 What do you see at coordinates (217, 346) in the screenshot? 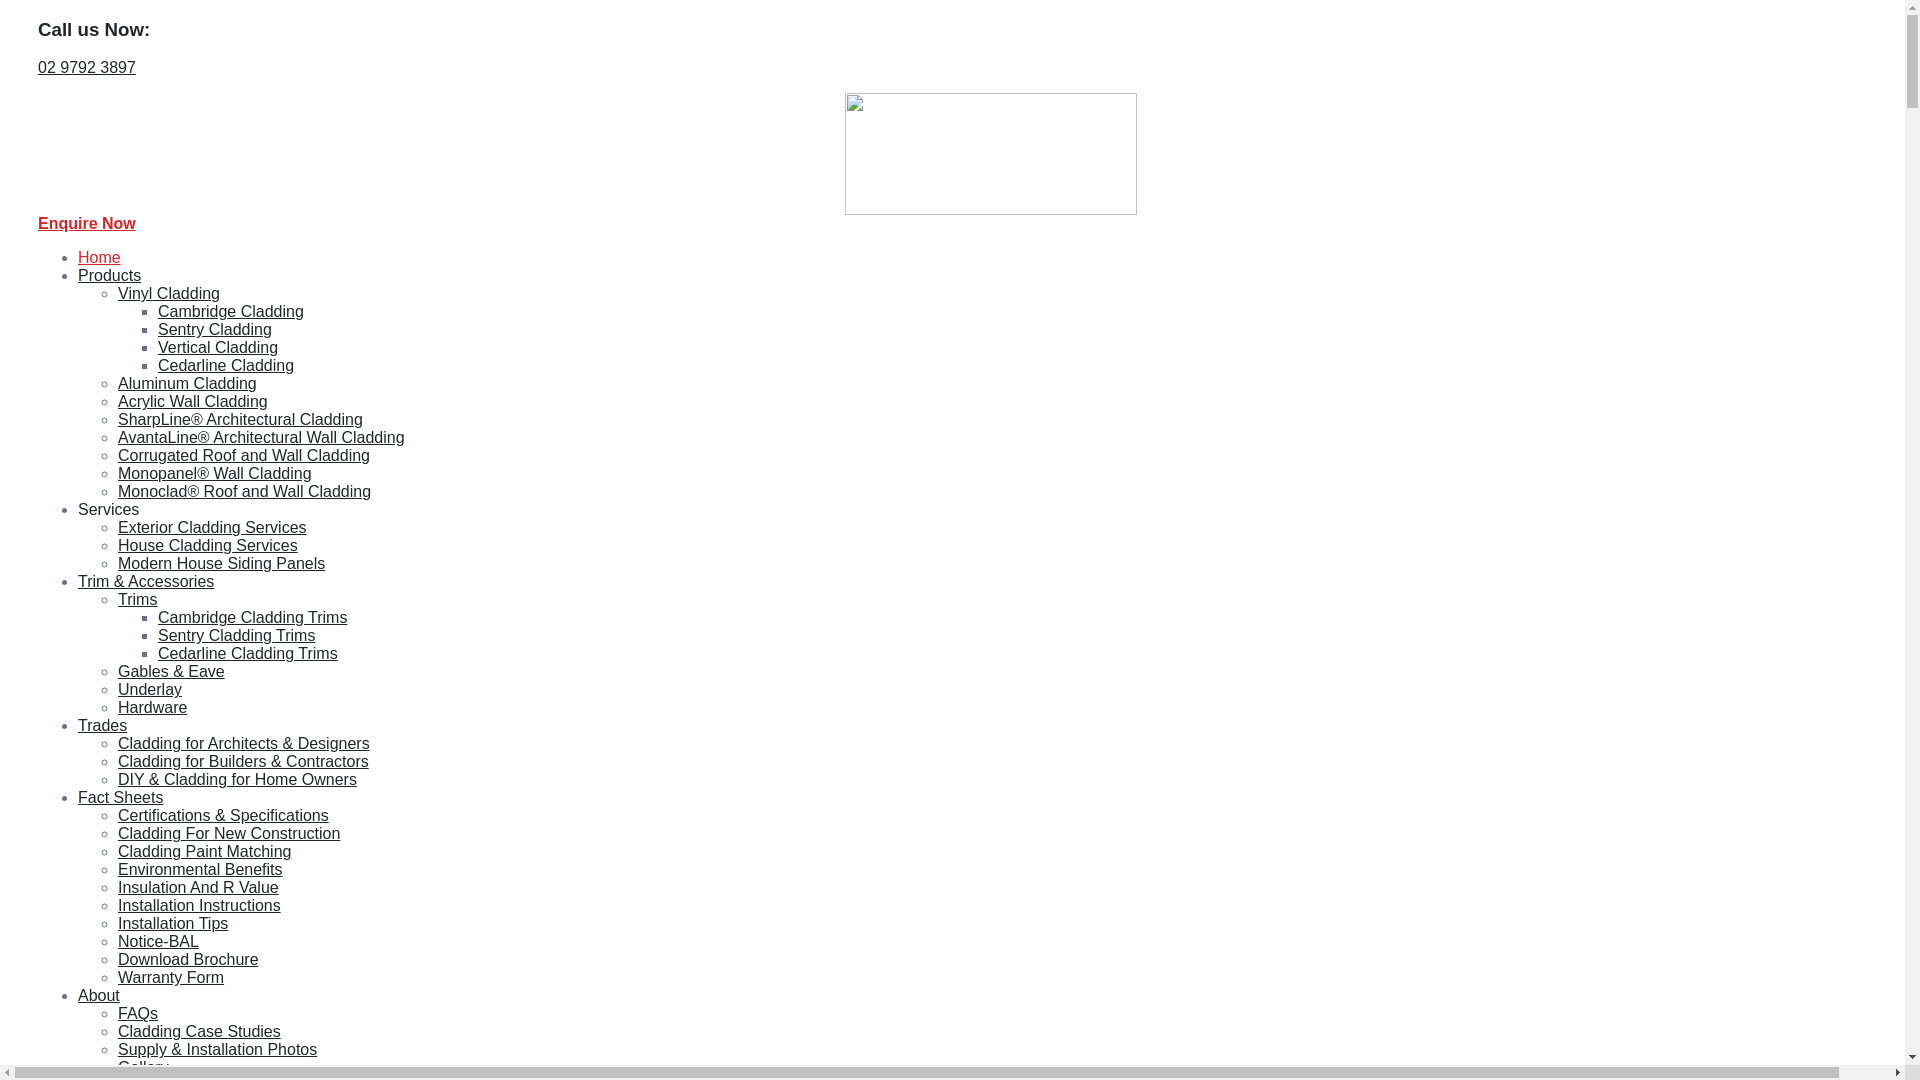
I see `'Vertical Cladding'` at bounding box center [217, 346].